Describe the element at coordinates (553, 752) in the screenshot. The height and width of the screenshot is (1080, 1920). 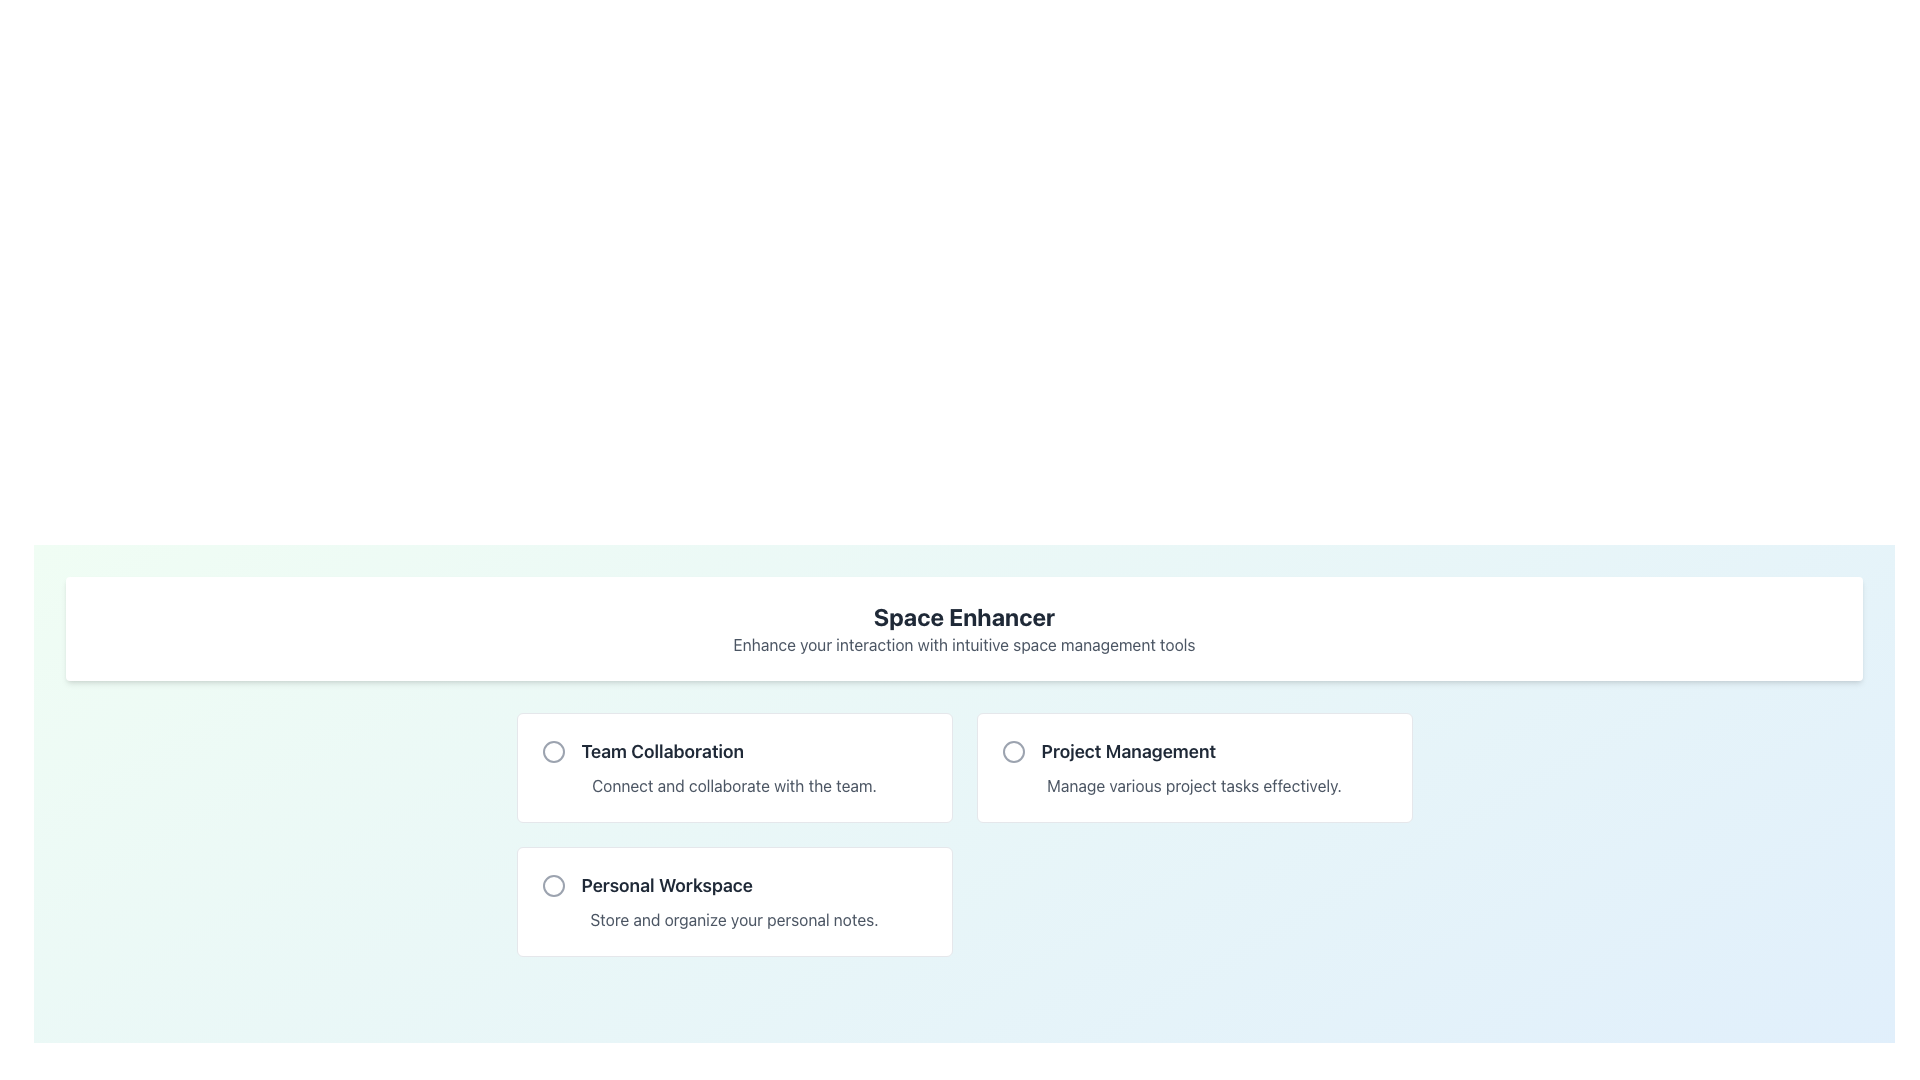
I see `the circular icon with a gray outline that appears before the text 'Team Collaboration'` at that location.